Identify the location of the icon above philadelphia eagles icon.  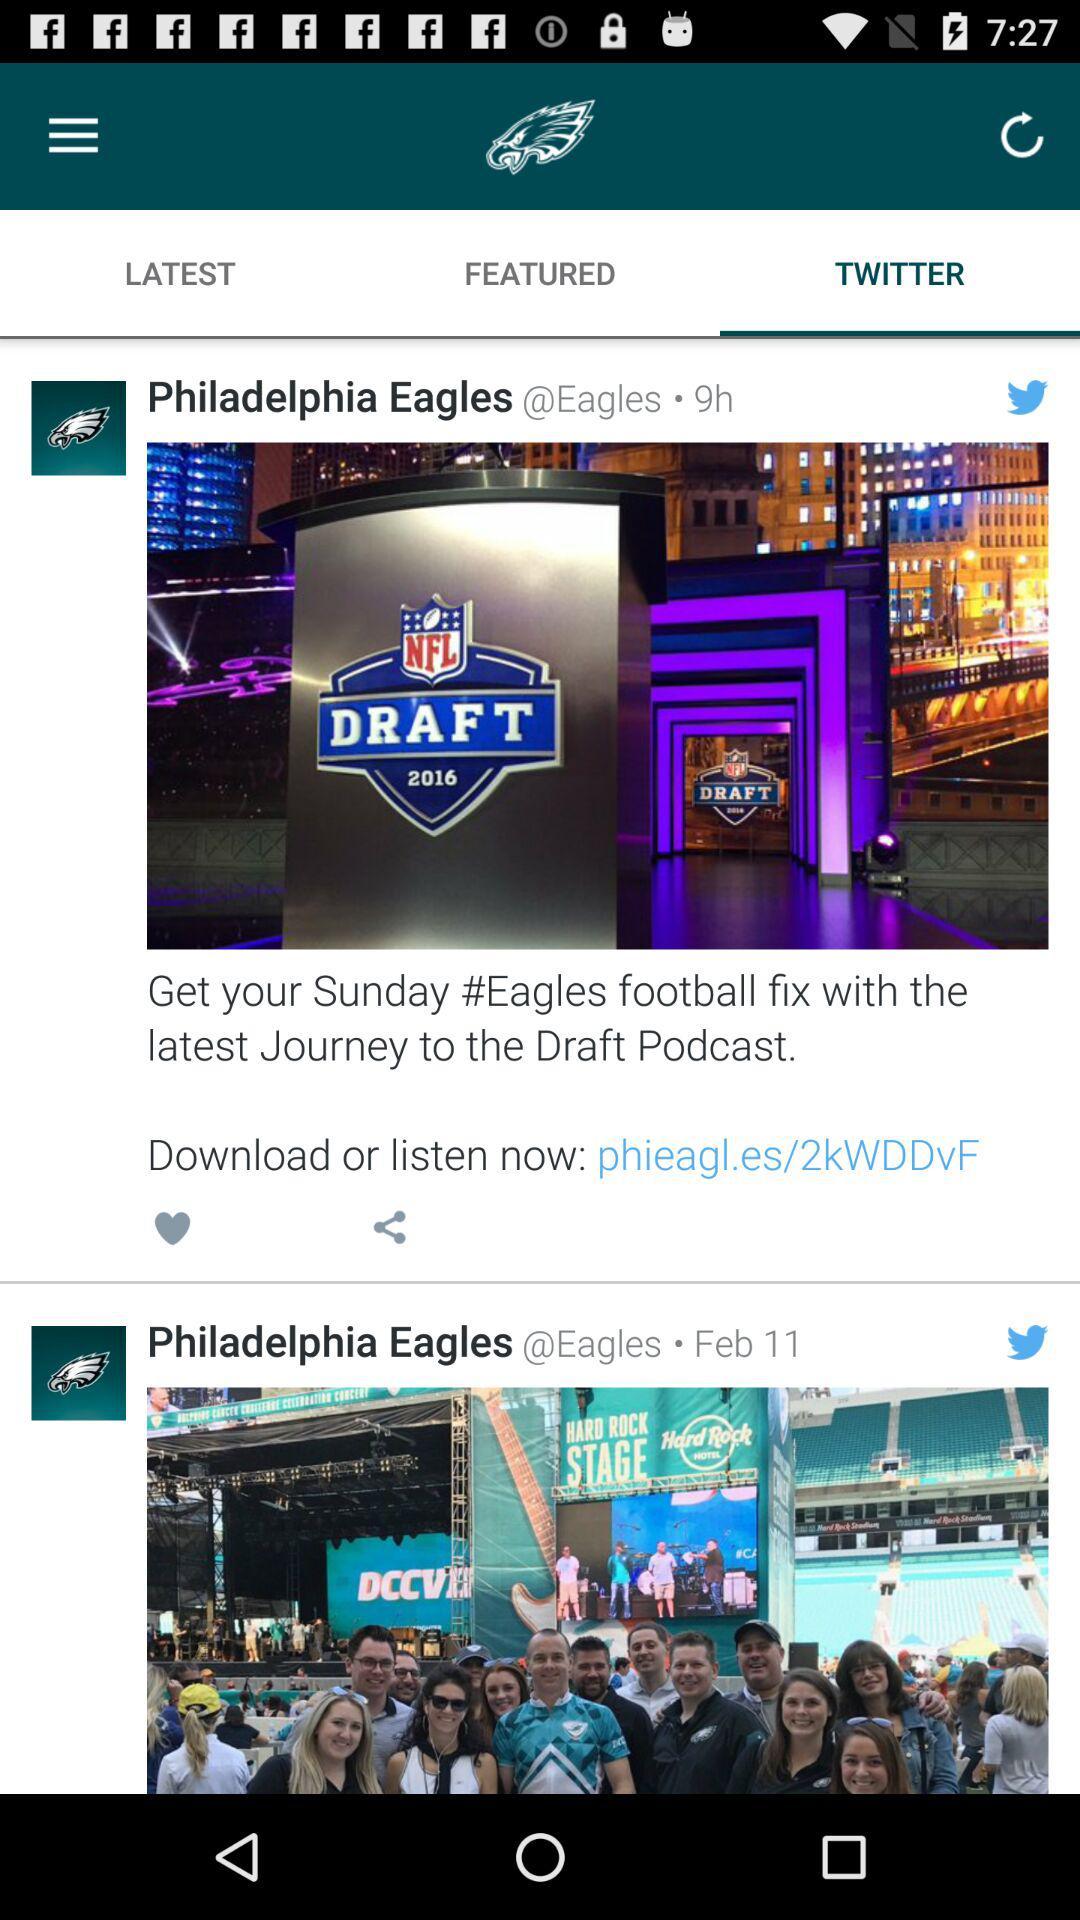
(171, 1230).